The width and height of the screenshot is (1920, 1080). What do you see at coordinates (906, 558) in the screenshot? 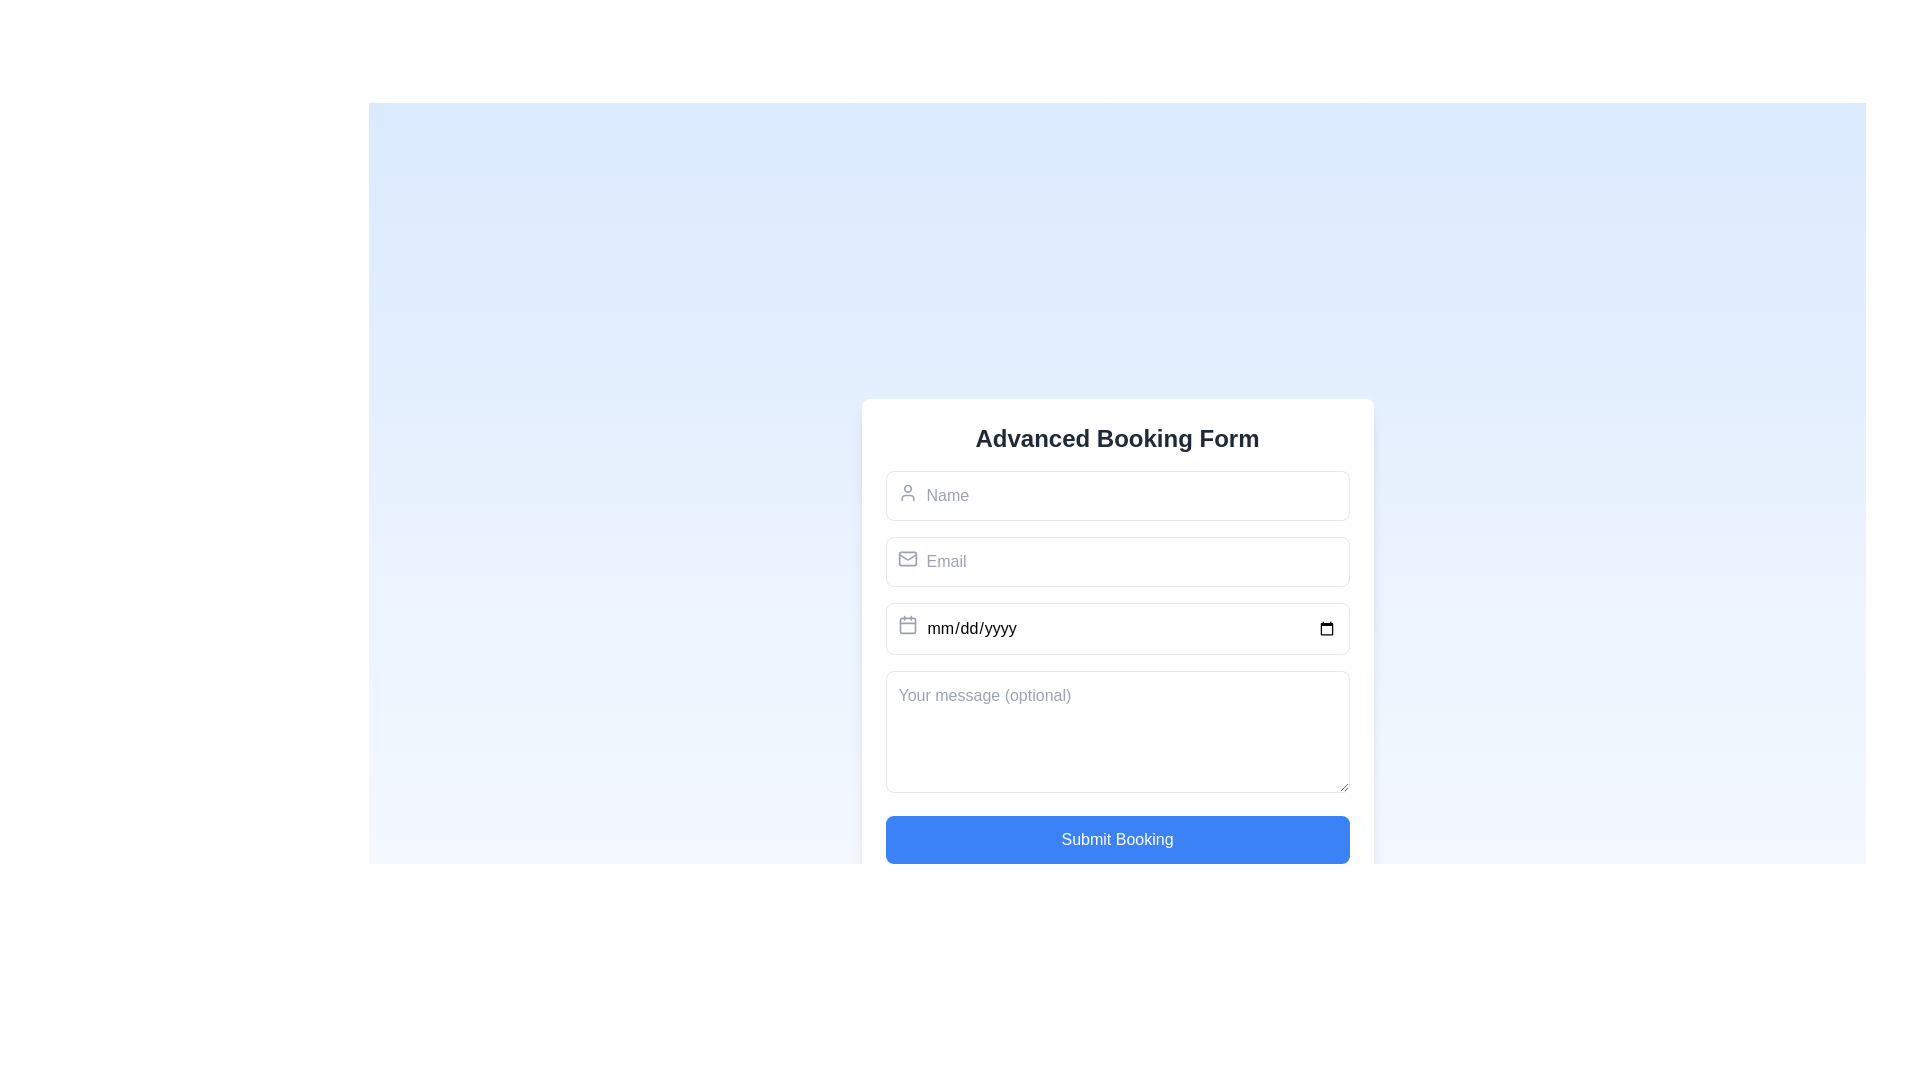
I see `the grayish rectangular icon with rounded corners that resembles a closed envelope, located within the email input field section of the advanced booking form` at bounding box center [906, 558].